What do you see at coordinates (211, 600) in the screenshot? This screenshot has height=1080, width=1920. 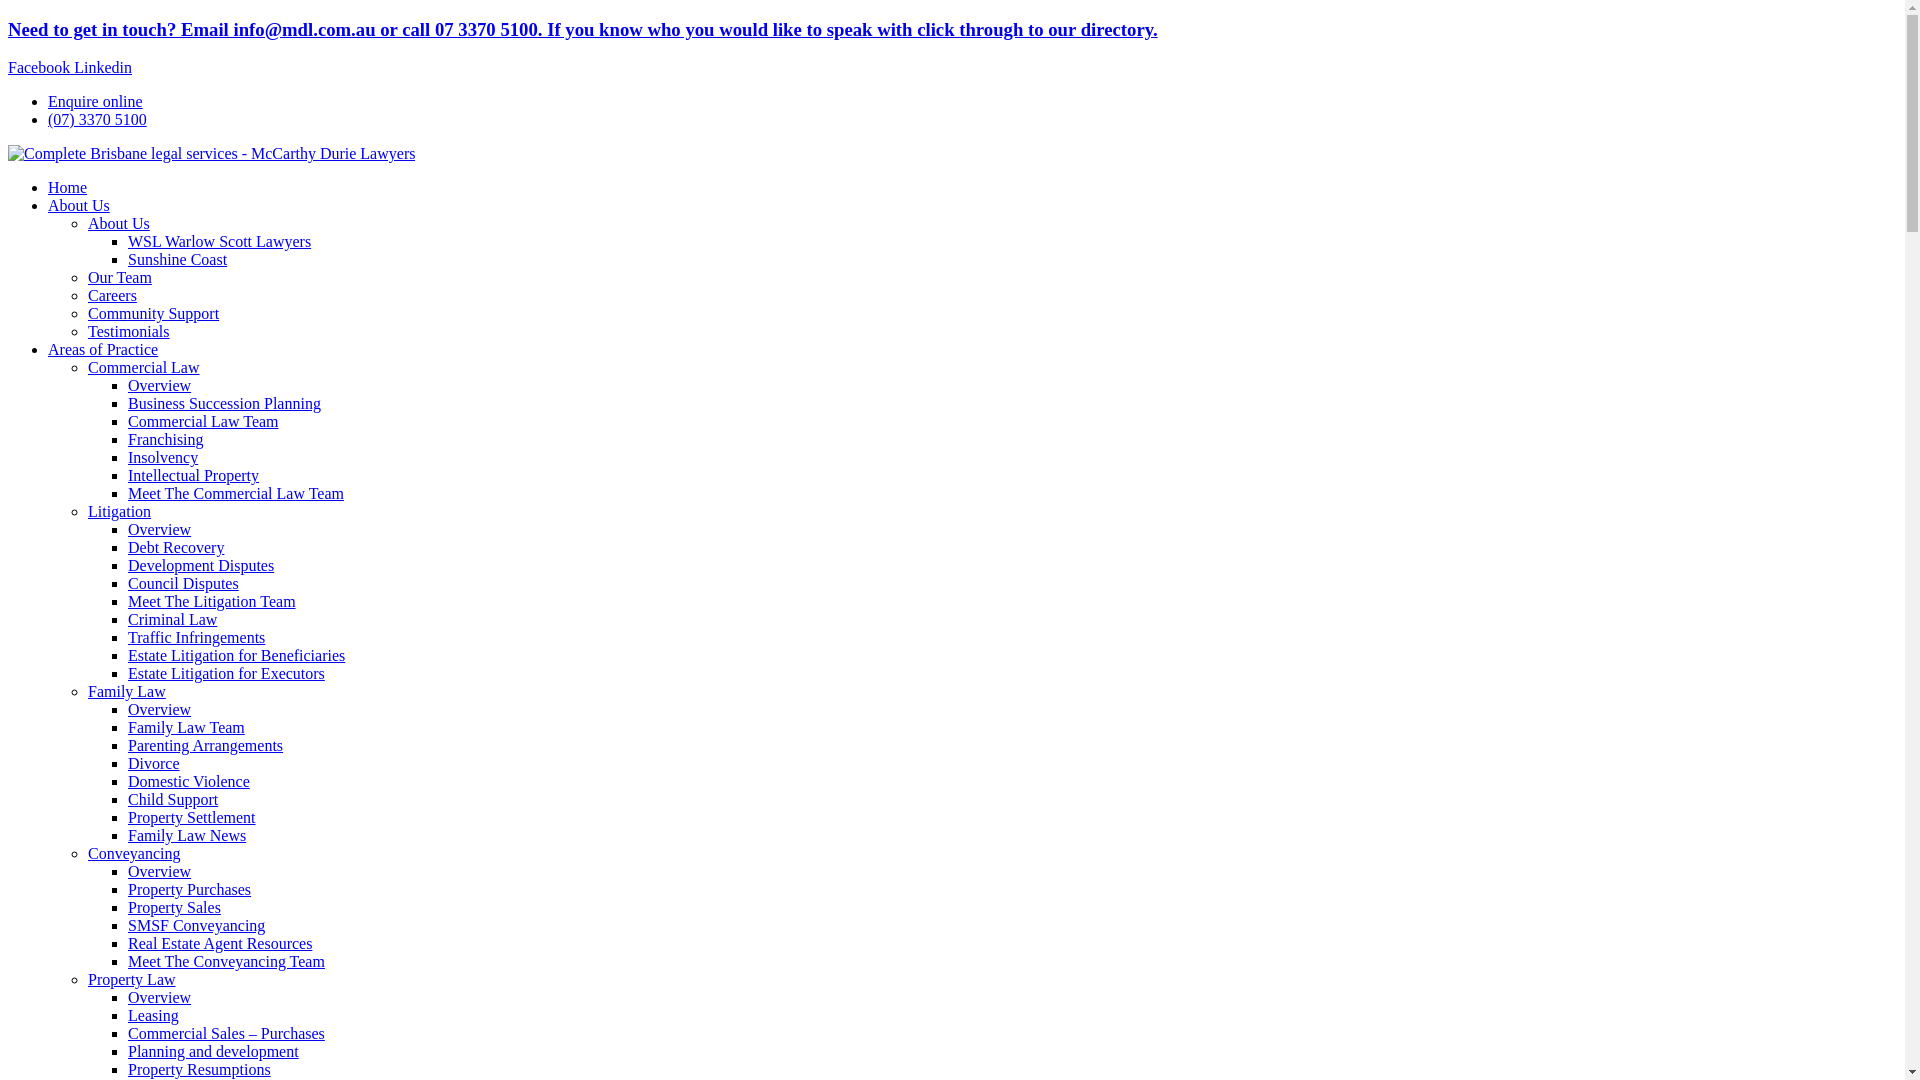 I see `'Meet The Litigation Team'` at bounding box center [211, 600].